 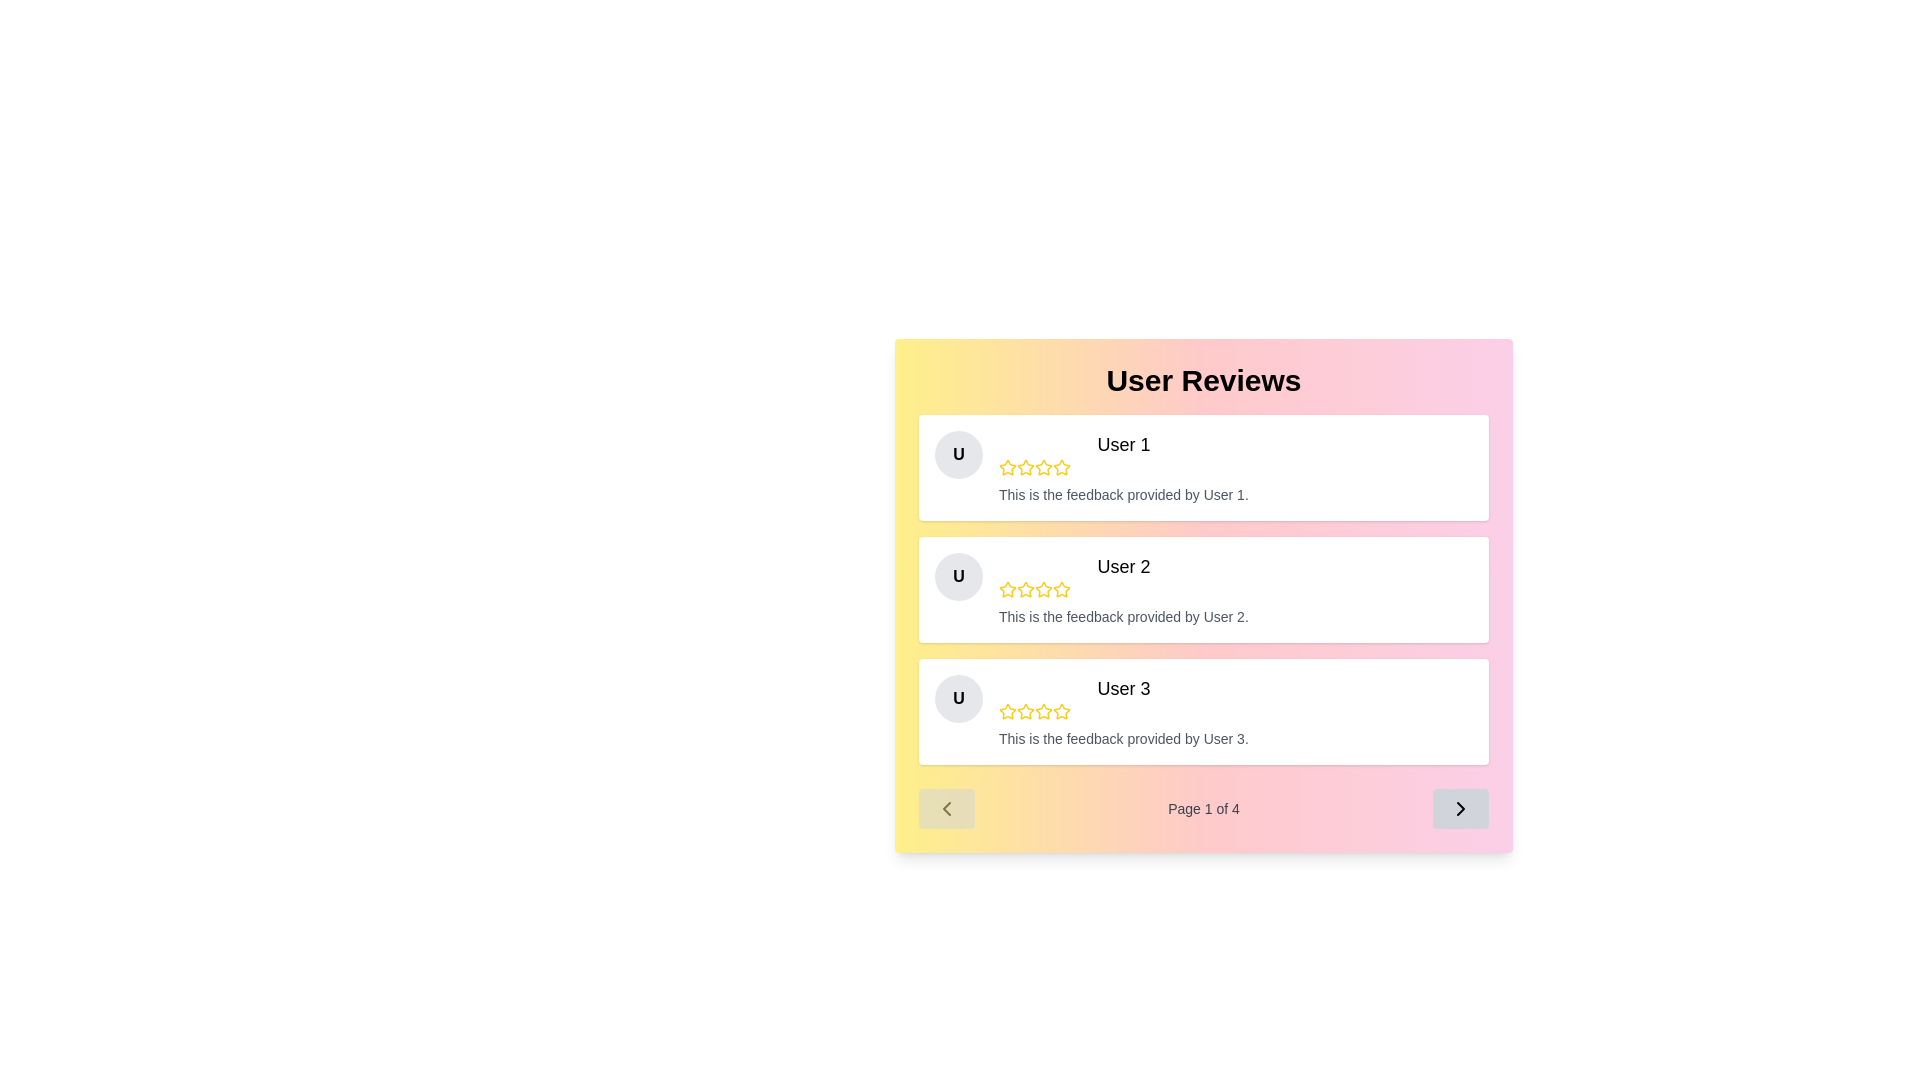 I want to click on the fourth star icon in the five-star rating system for 'User 1' in the feedback section, so click(x=1042, y=467).